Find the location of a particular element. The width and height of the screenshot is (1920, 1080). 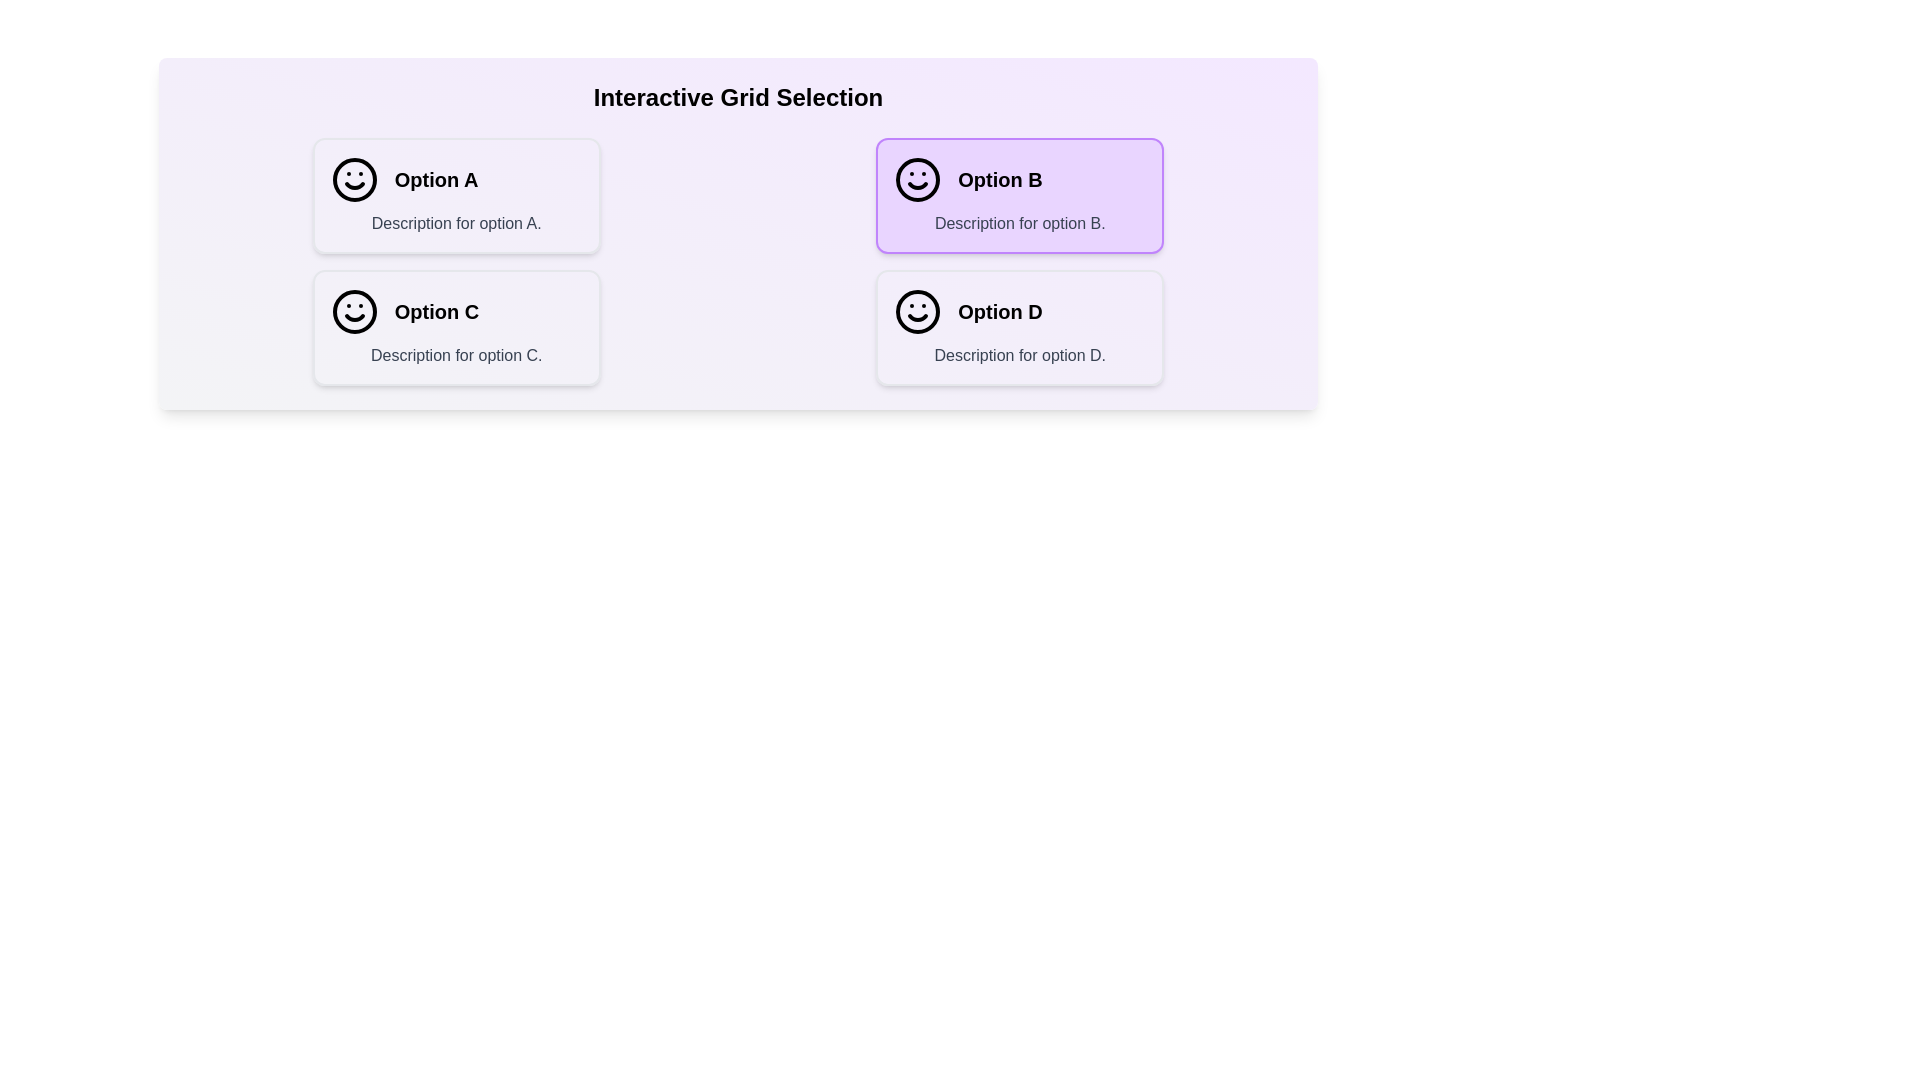

the option Option B in the grid is located at coordinates (1020, 196).